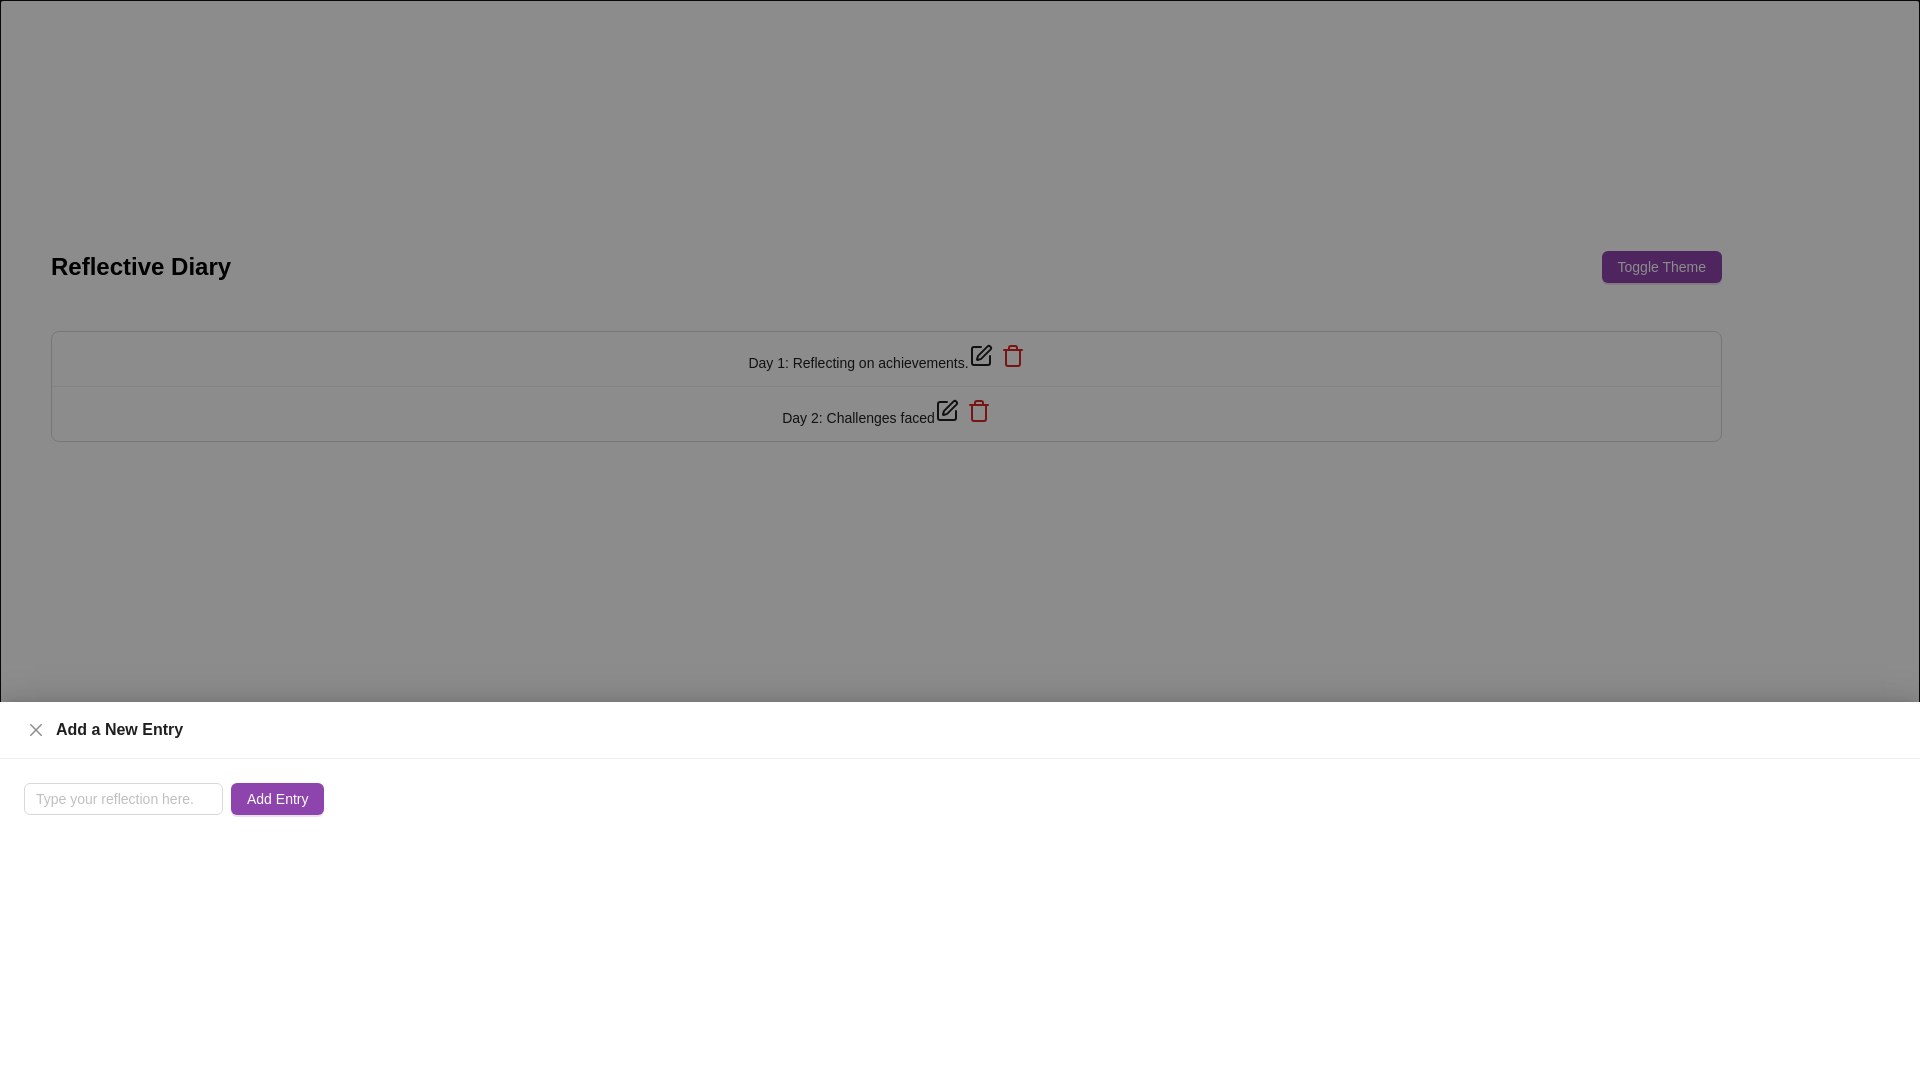 This screenshot has height=1080, width=1920. Describe the element at coordinates (1012, 354) in the screenshot. I see `the red trash can icon located at the right side of the second diary entry row labeled 'Day 2: Challenges faced'` at that location.